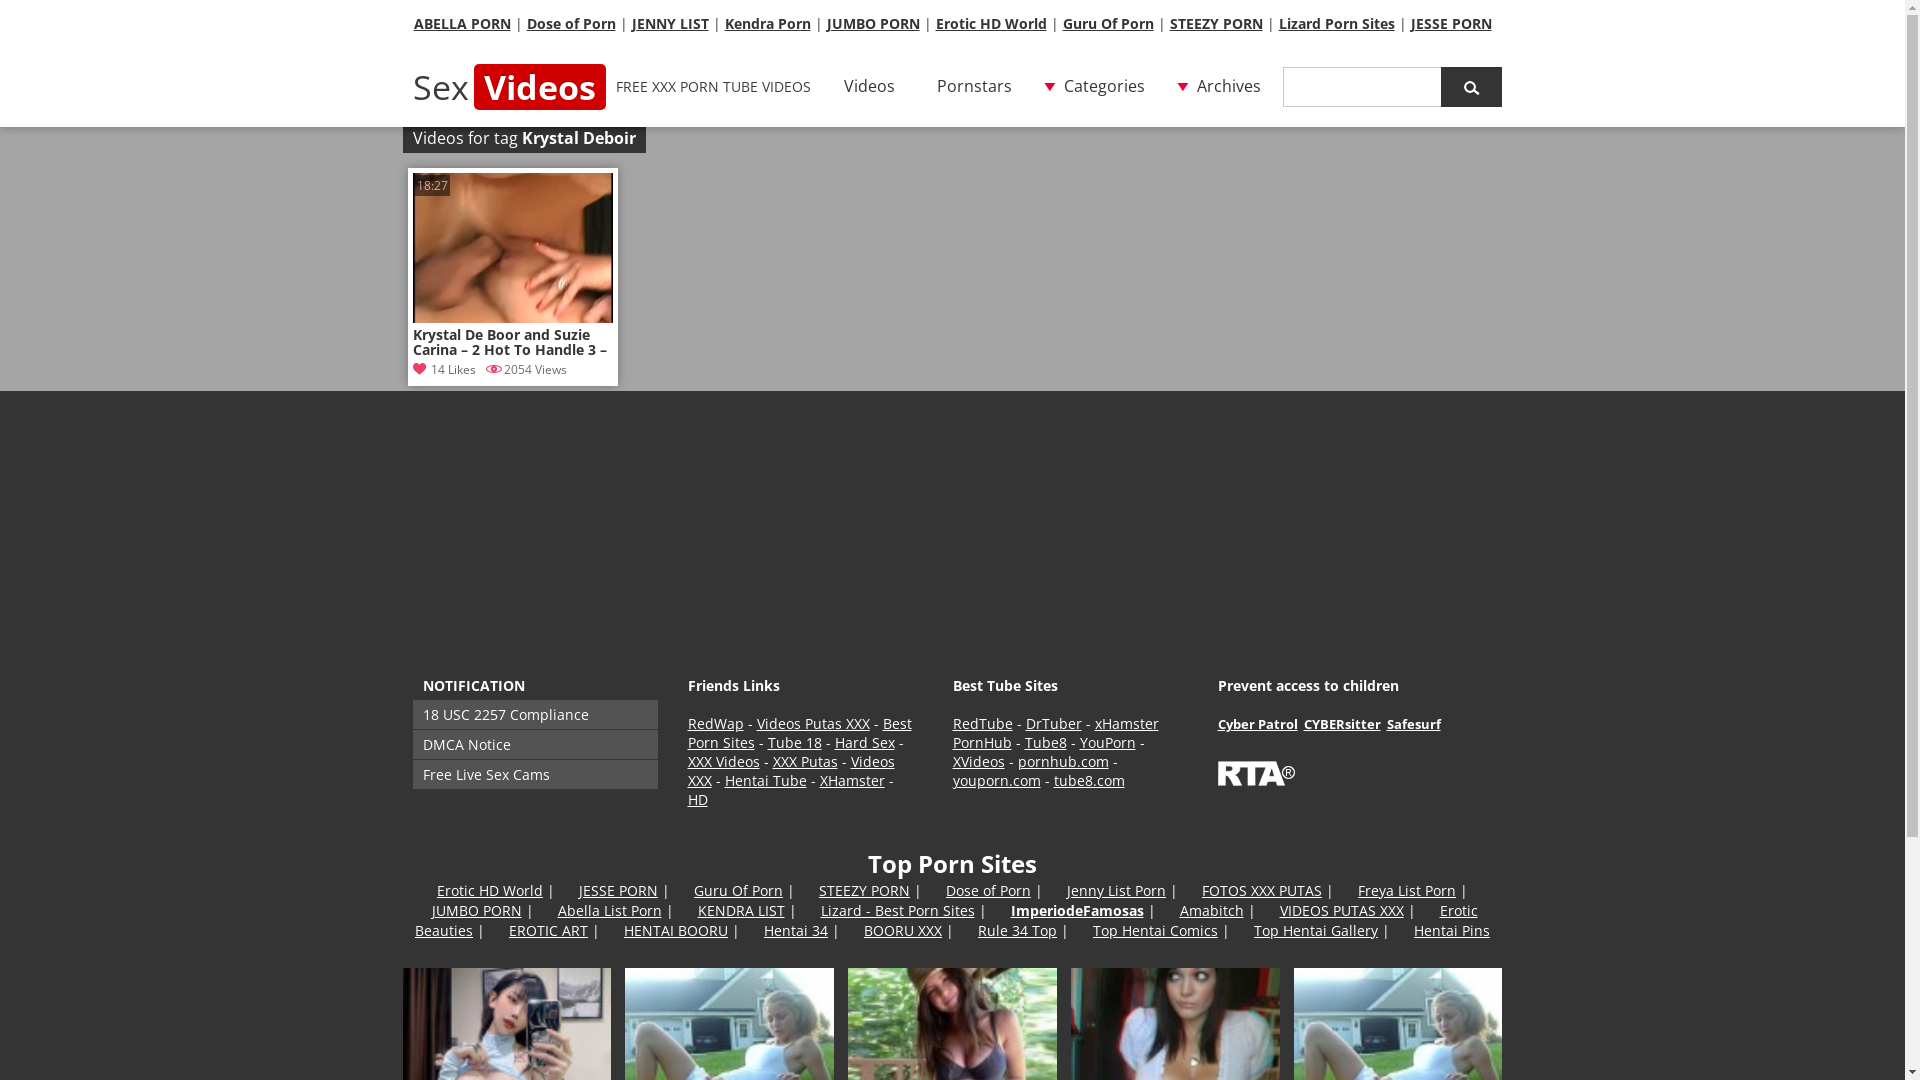 Image resolution: width=1920 pixels, height=1080 pixels. Describe the element at coordinates (864, 889) in the screenshot. I see `'STEEZY PORN'` at that location.